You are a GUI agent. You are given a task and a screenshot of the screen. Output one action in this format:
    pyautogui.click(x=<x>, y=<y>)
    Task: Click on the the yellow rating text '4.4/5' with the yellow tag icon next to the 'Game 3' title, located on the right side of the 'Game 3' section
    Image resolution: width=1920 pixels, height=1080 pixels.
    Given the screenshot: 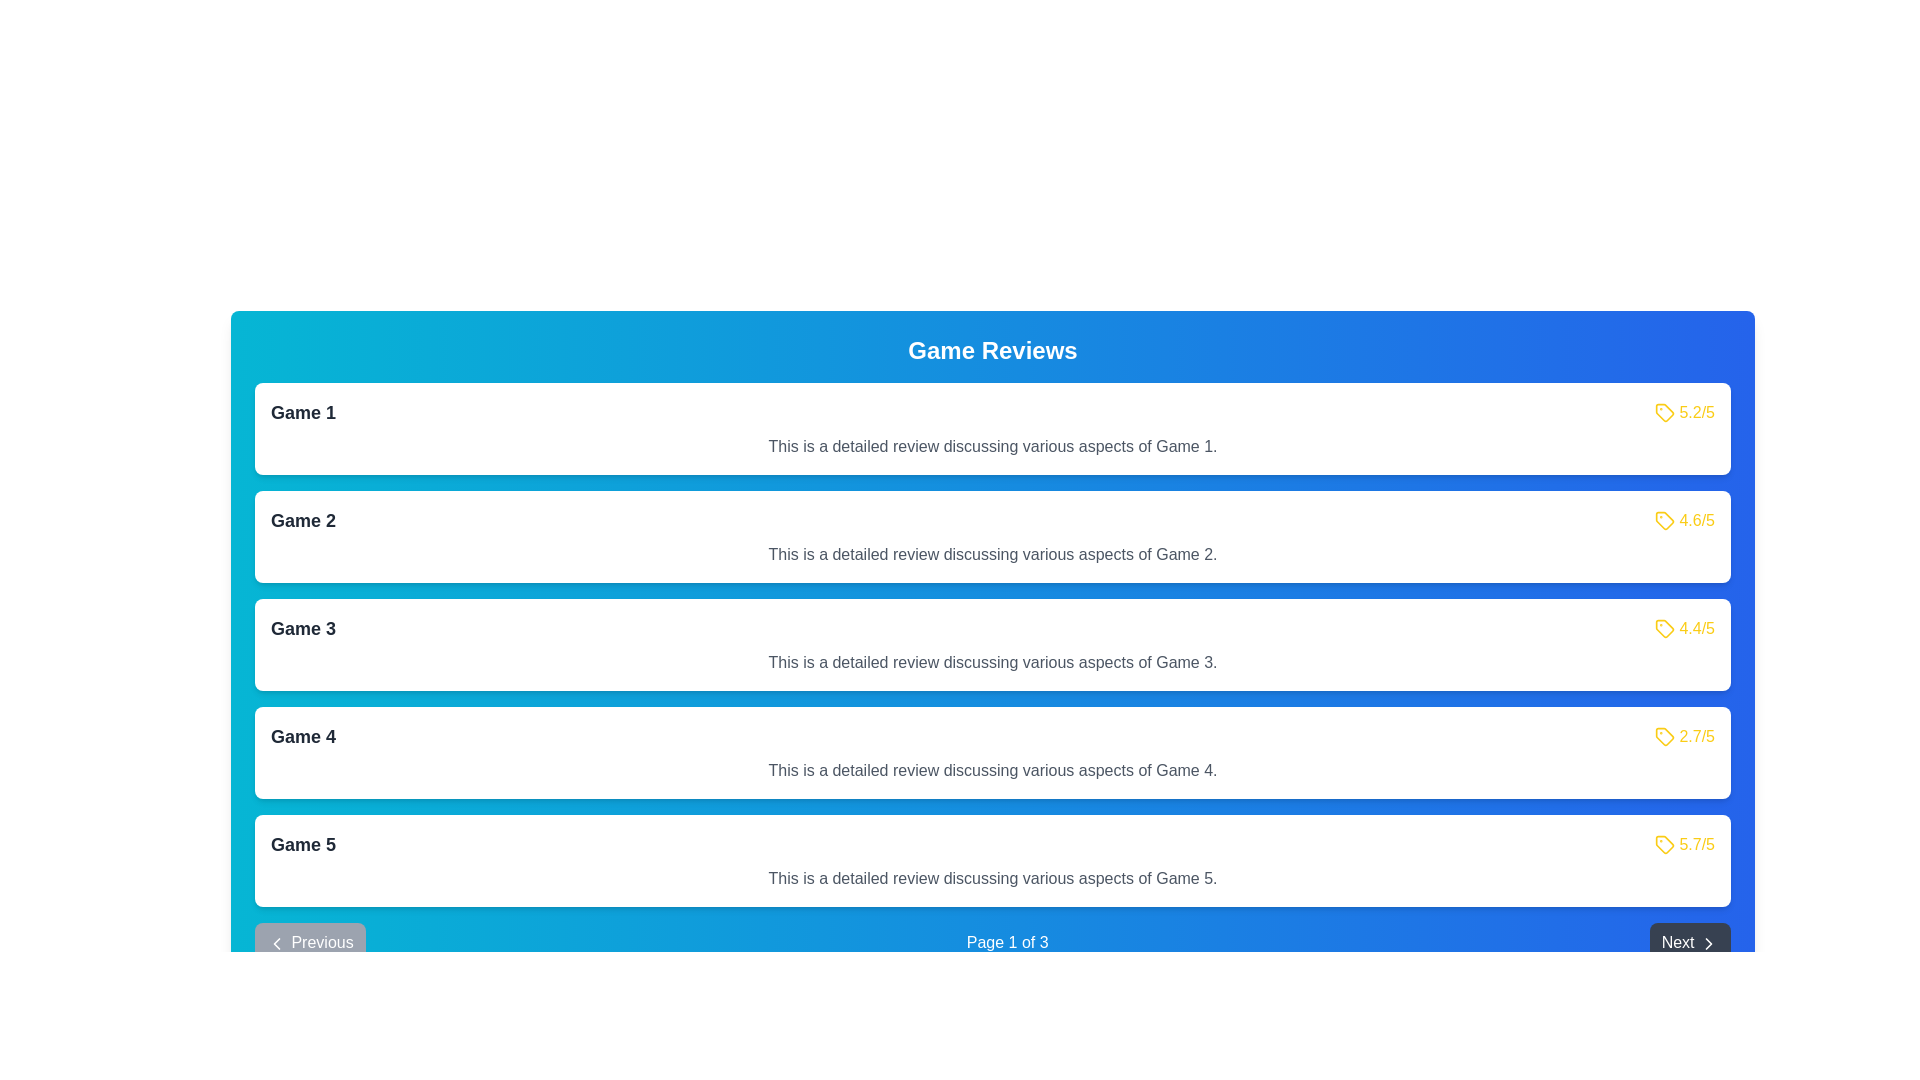 What is the action you would take?
    pyautogui.click(x=1684, y=627)
    